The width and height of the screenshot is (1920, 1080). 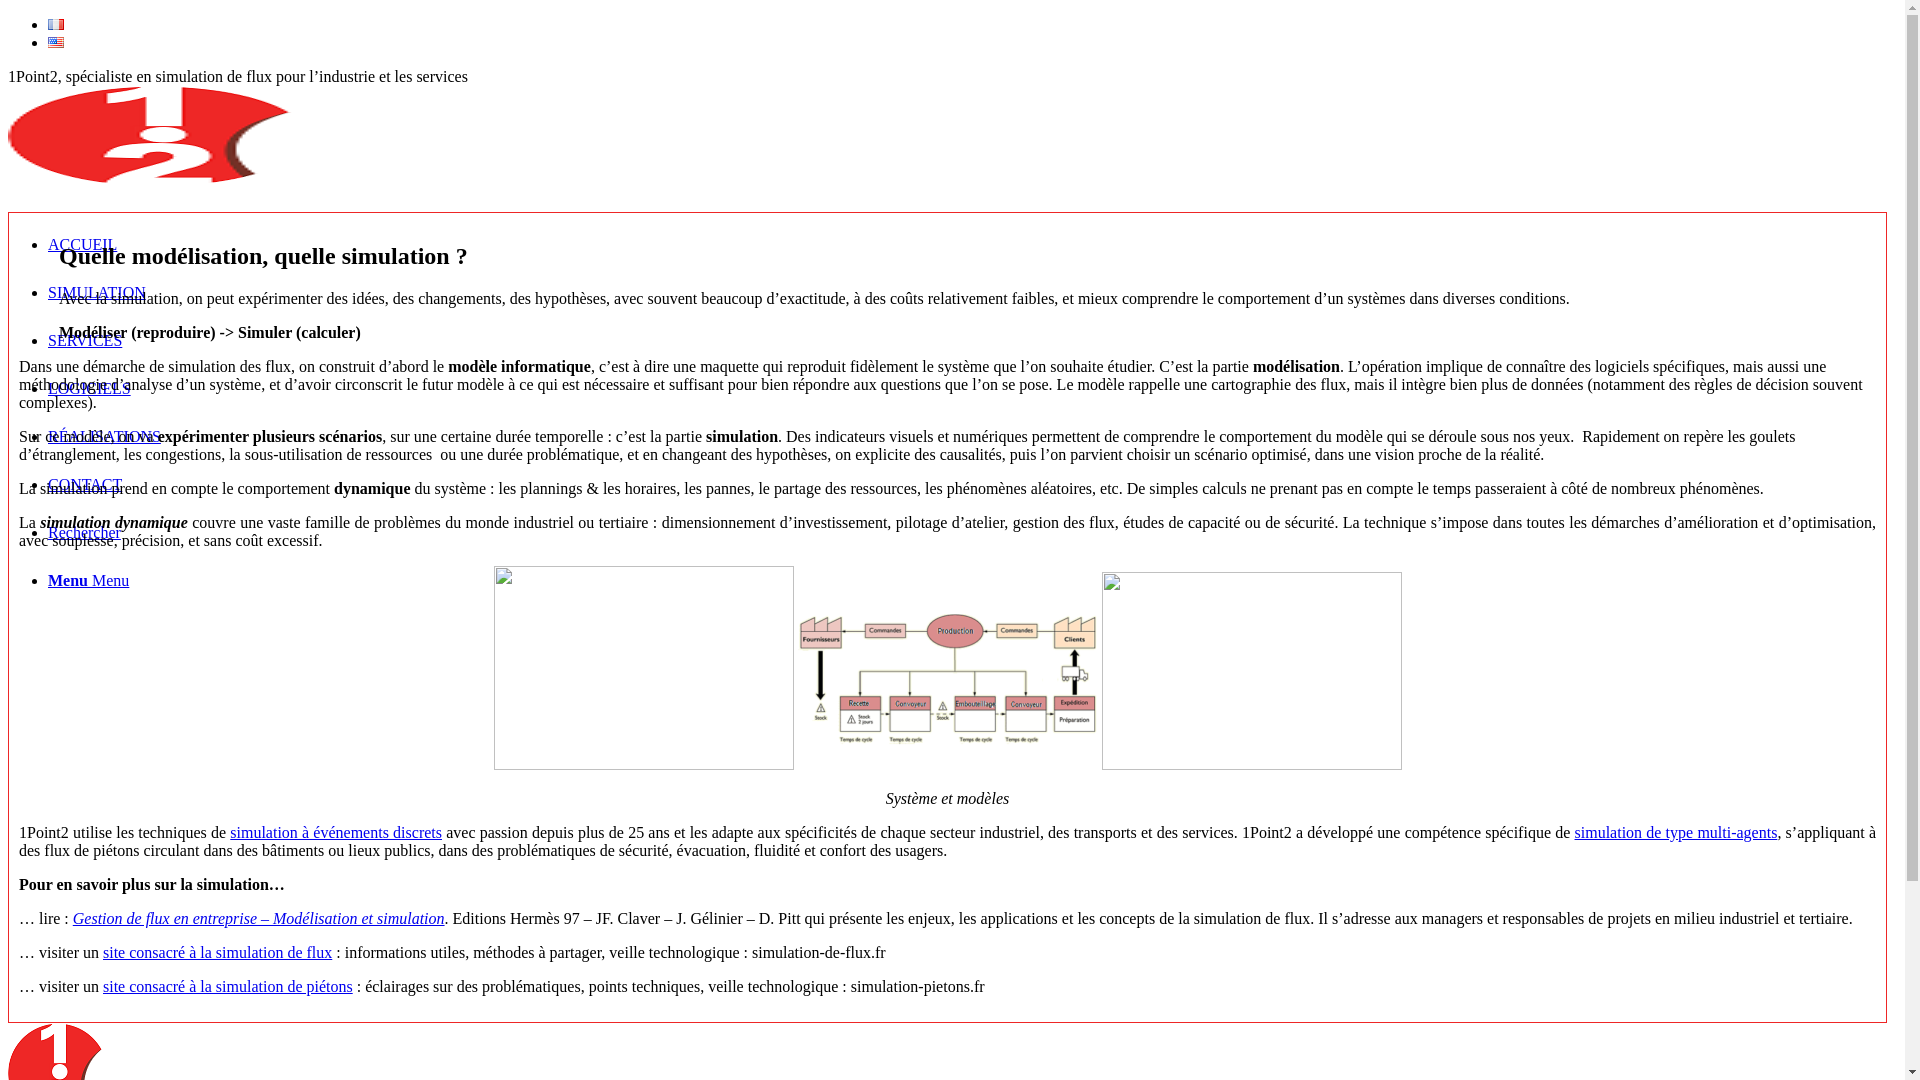 I want to click on 'SERVICES', so click(x=84, y=339).